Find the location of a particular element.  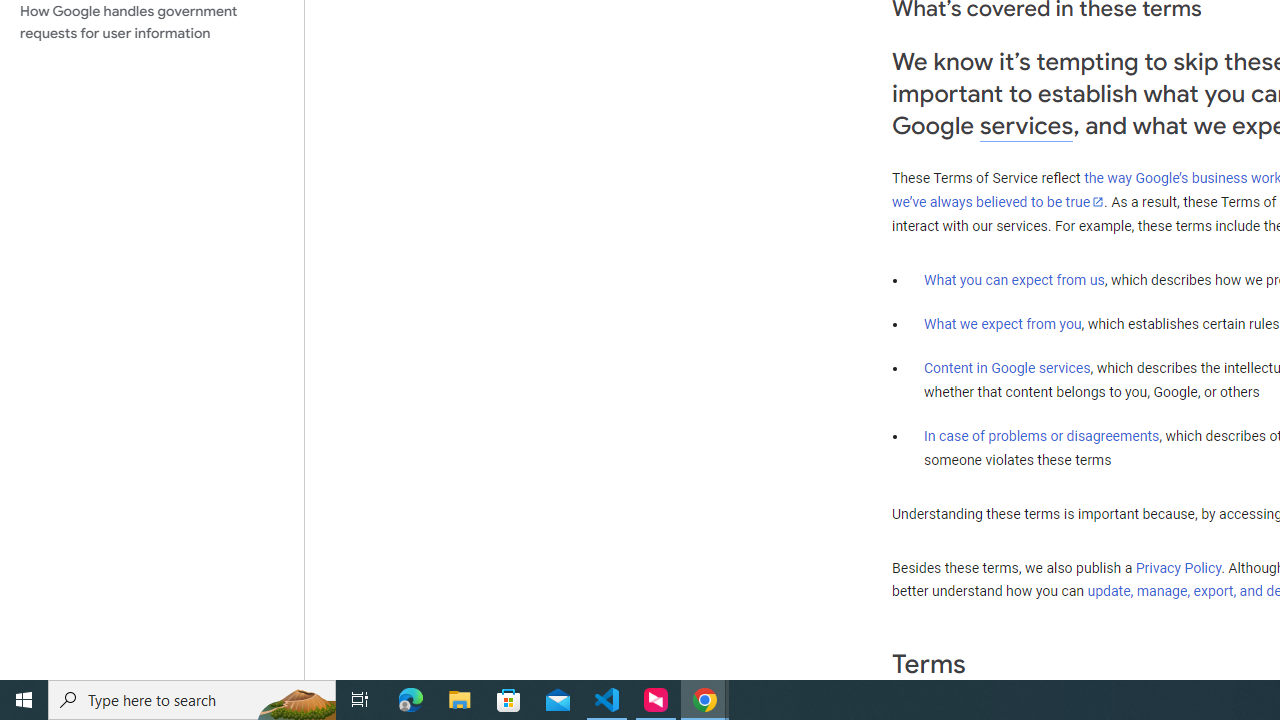

'In case of problems or disagreements' is located at coordinates (1040, 434).